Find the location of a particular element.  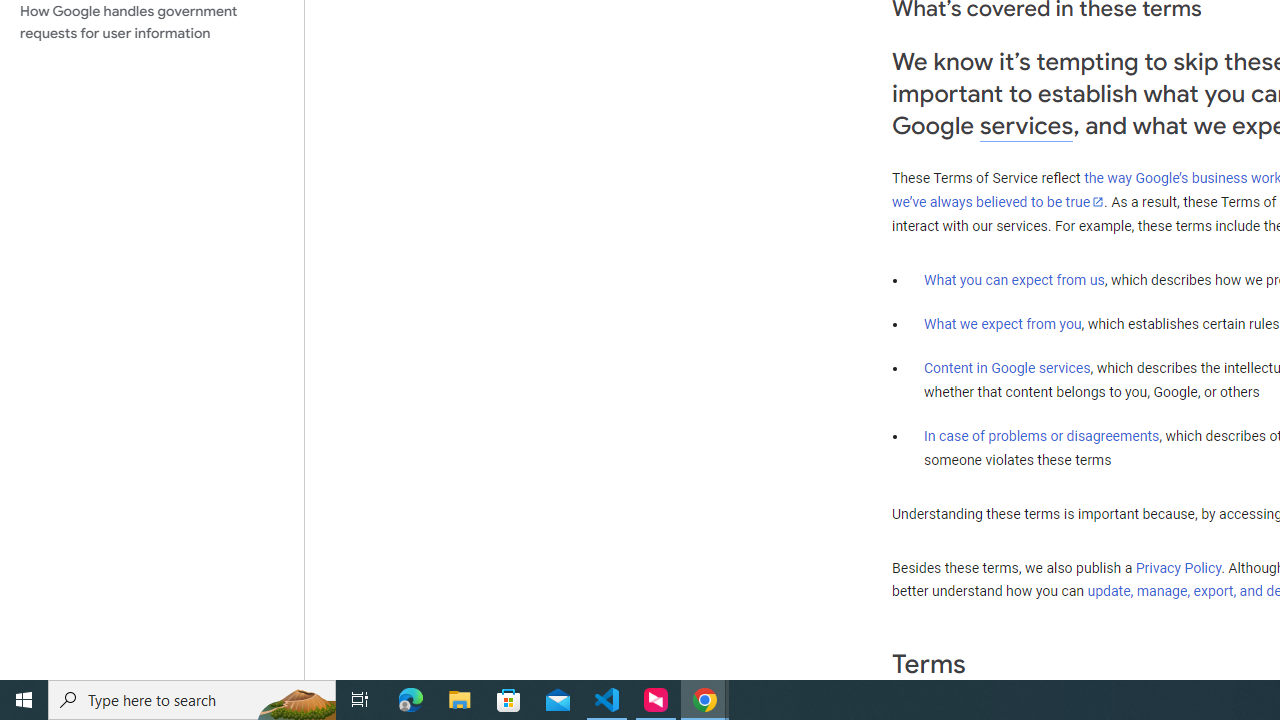

'In case of problems or disagreements' is located at coordinates (1040, 434).